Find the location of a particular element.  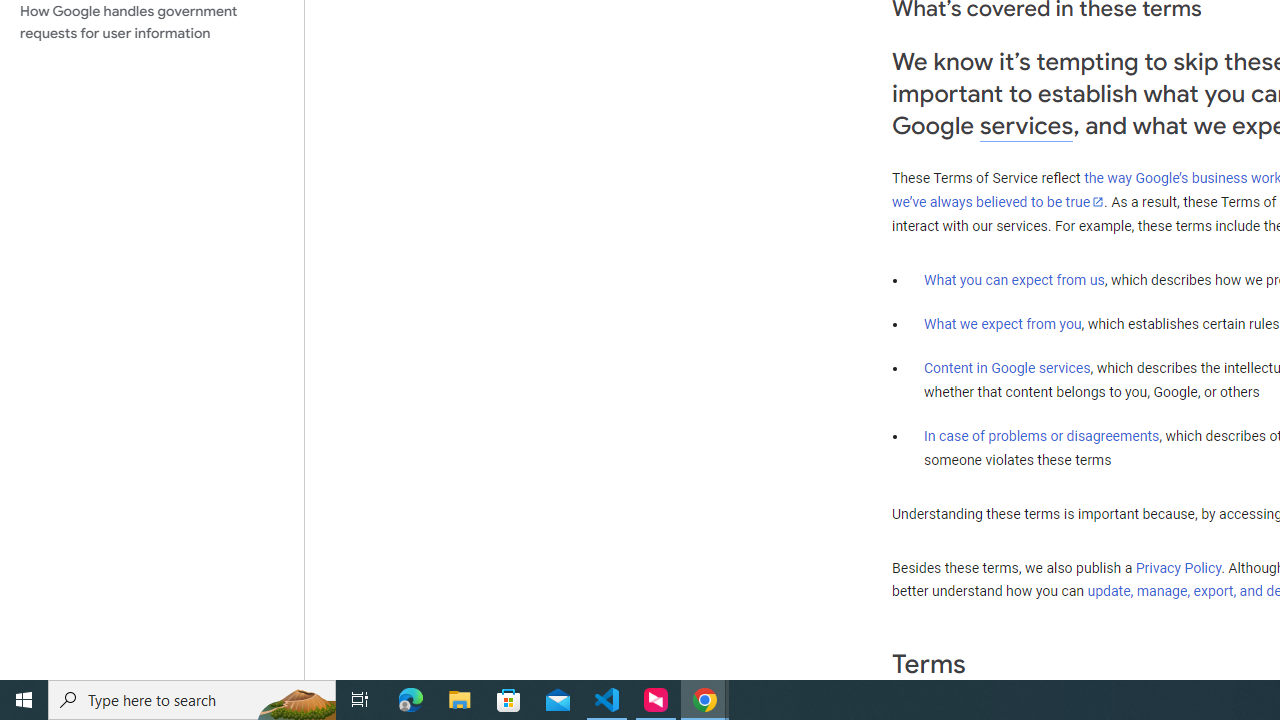

'In case of problems or disagreements' is located at coordinates (1040, 434).